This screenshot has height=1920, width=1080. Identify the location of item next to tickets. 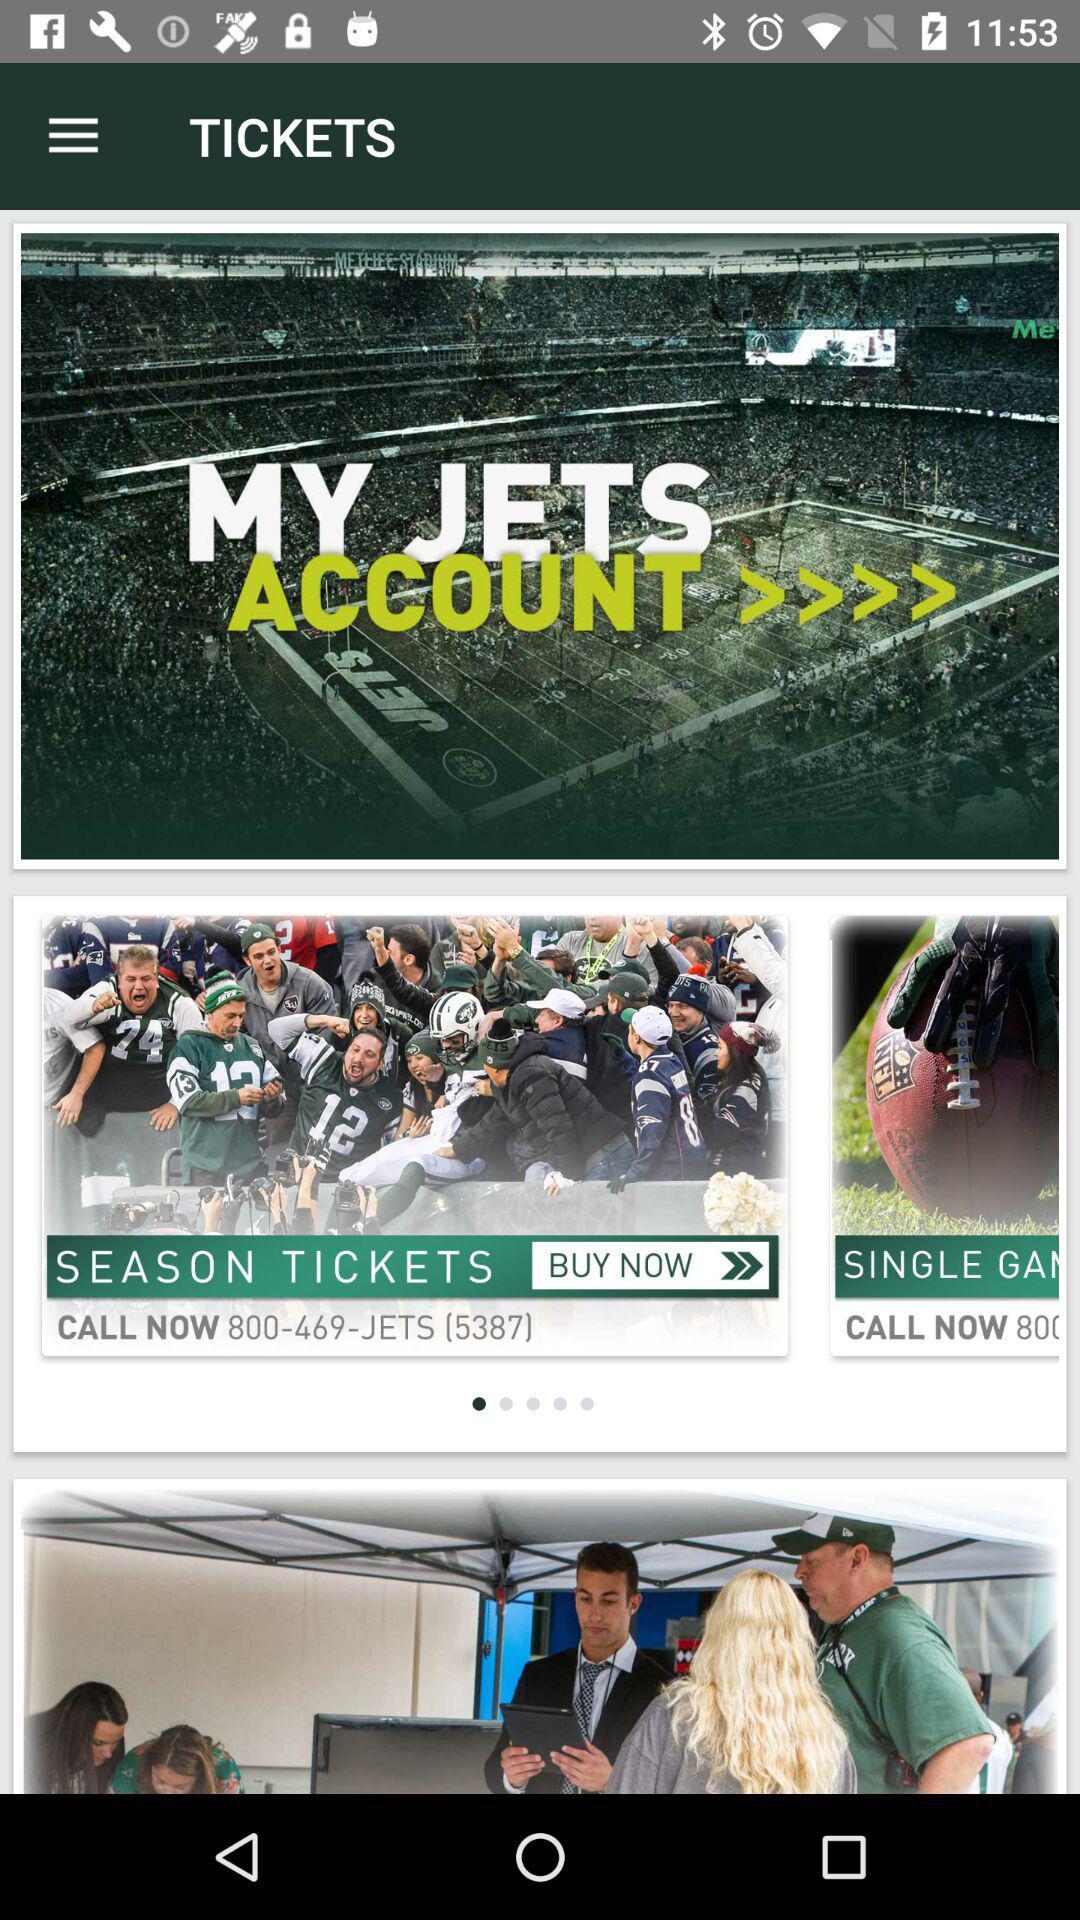
(72, 135).